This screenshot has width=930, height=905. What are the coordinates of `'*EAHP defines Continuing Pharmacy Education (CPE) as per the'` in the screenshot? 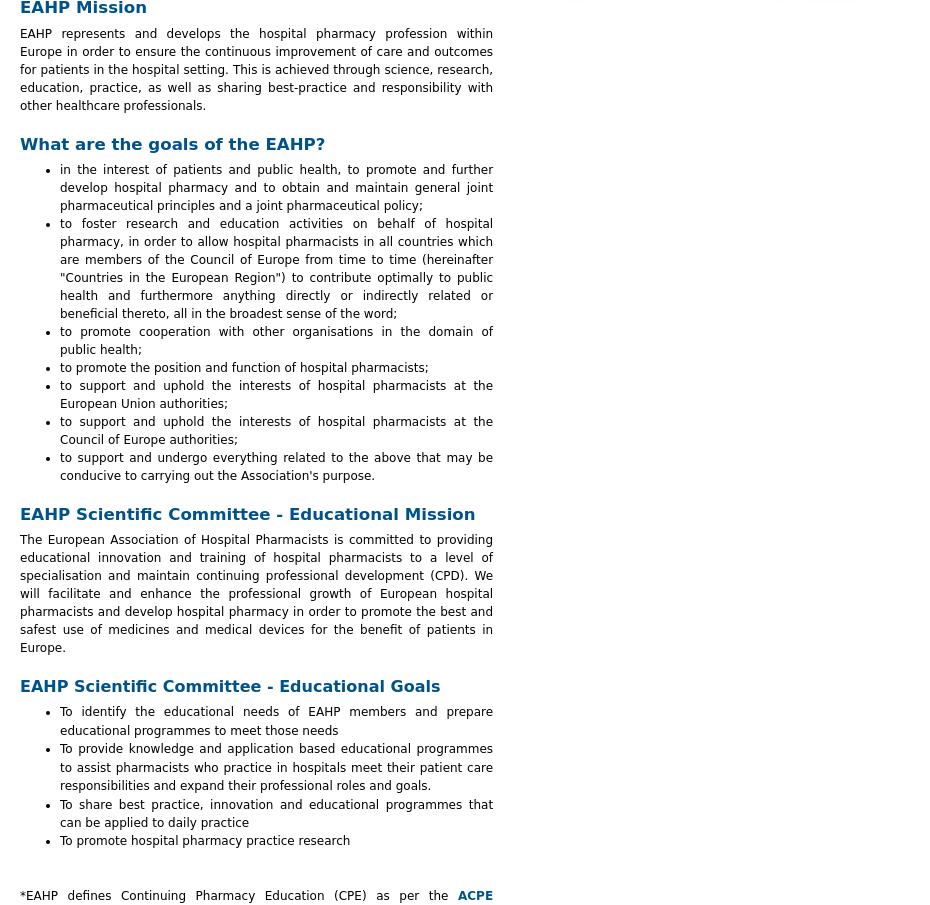 It's located at (18, 895).